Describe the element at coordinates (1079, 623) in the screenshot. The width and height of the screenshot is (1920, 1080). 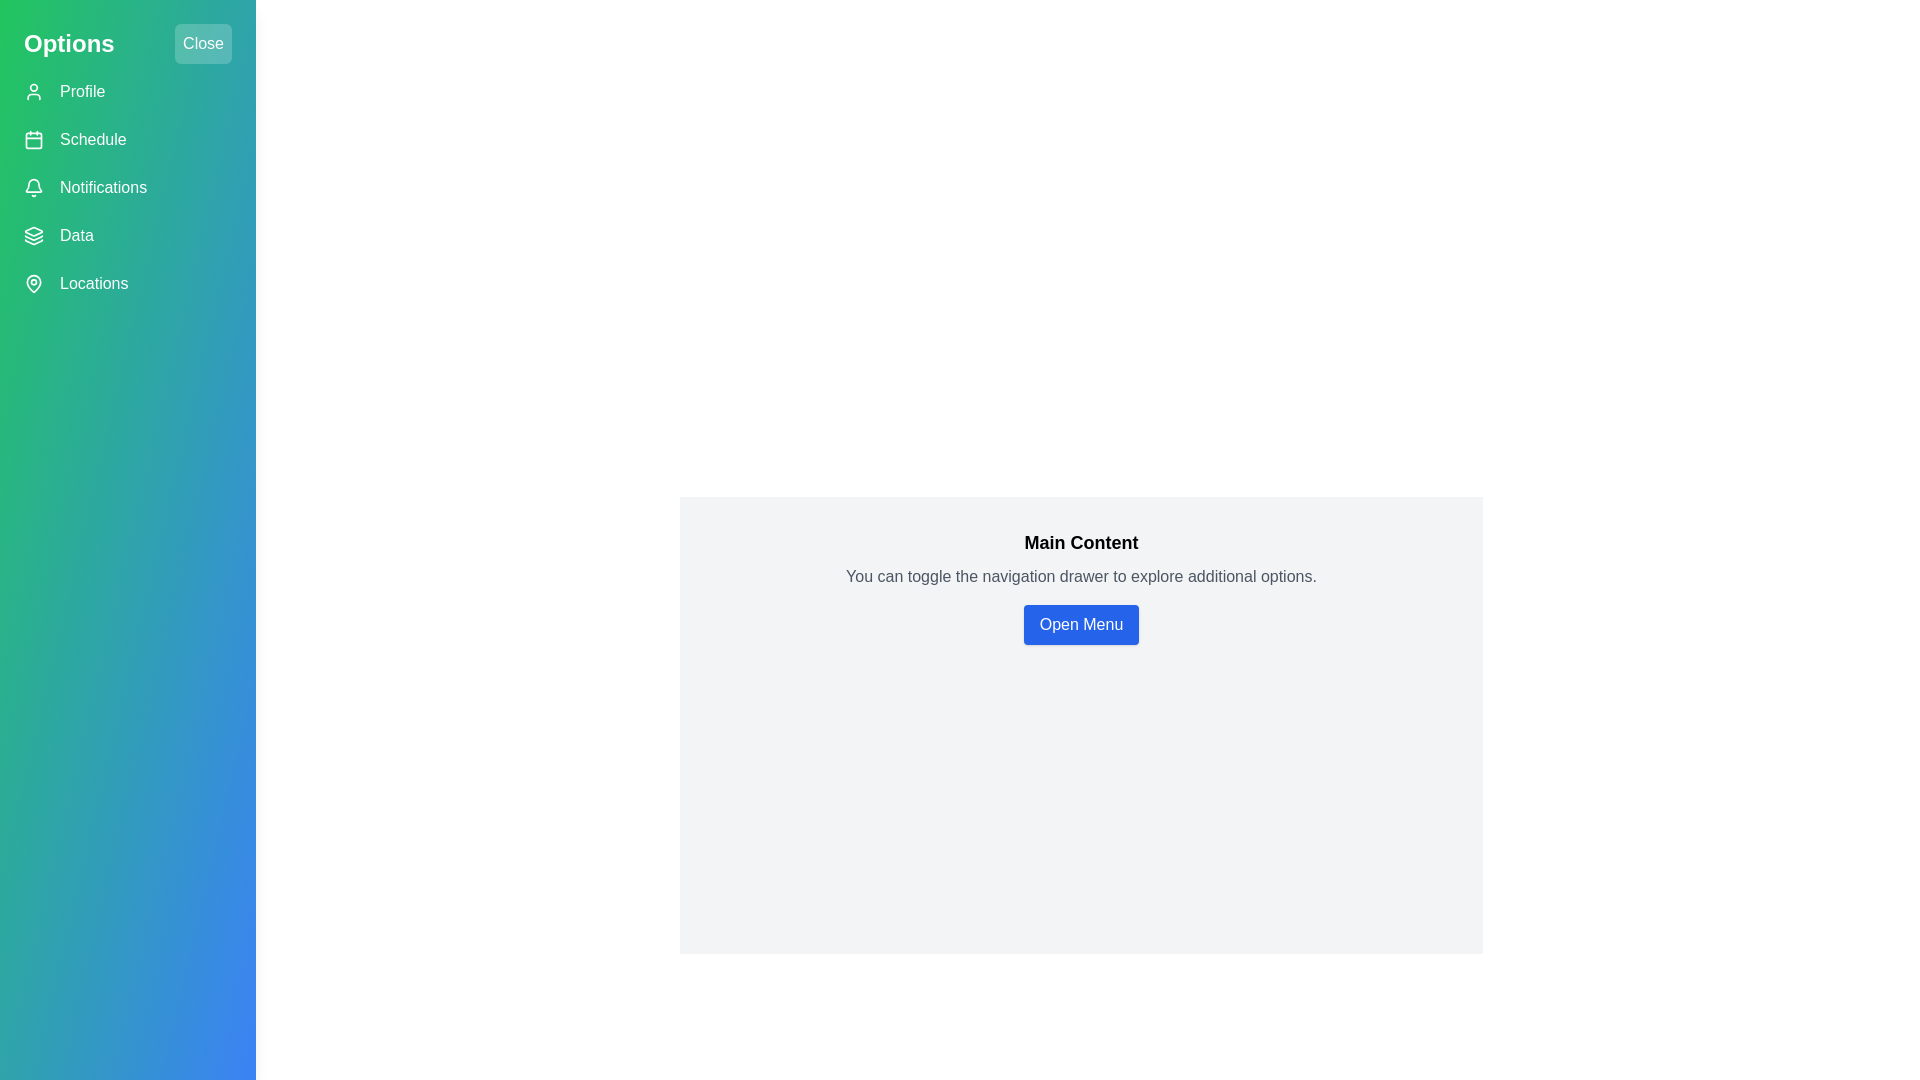
I see `the 'Open Menu' button in the main content area` at that location.